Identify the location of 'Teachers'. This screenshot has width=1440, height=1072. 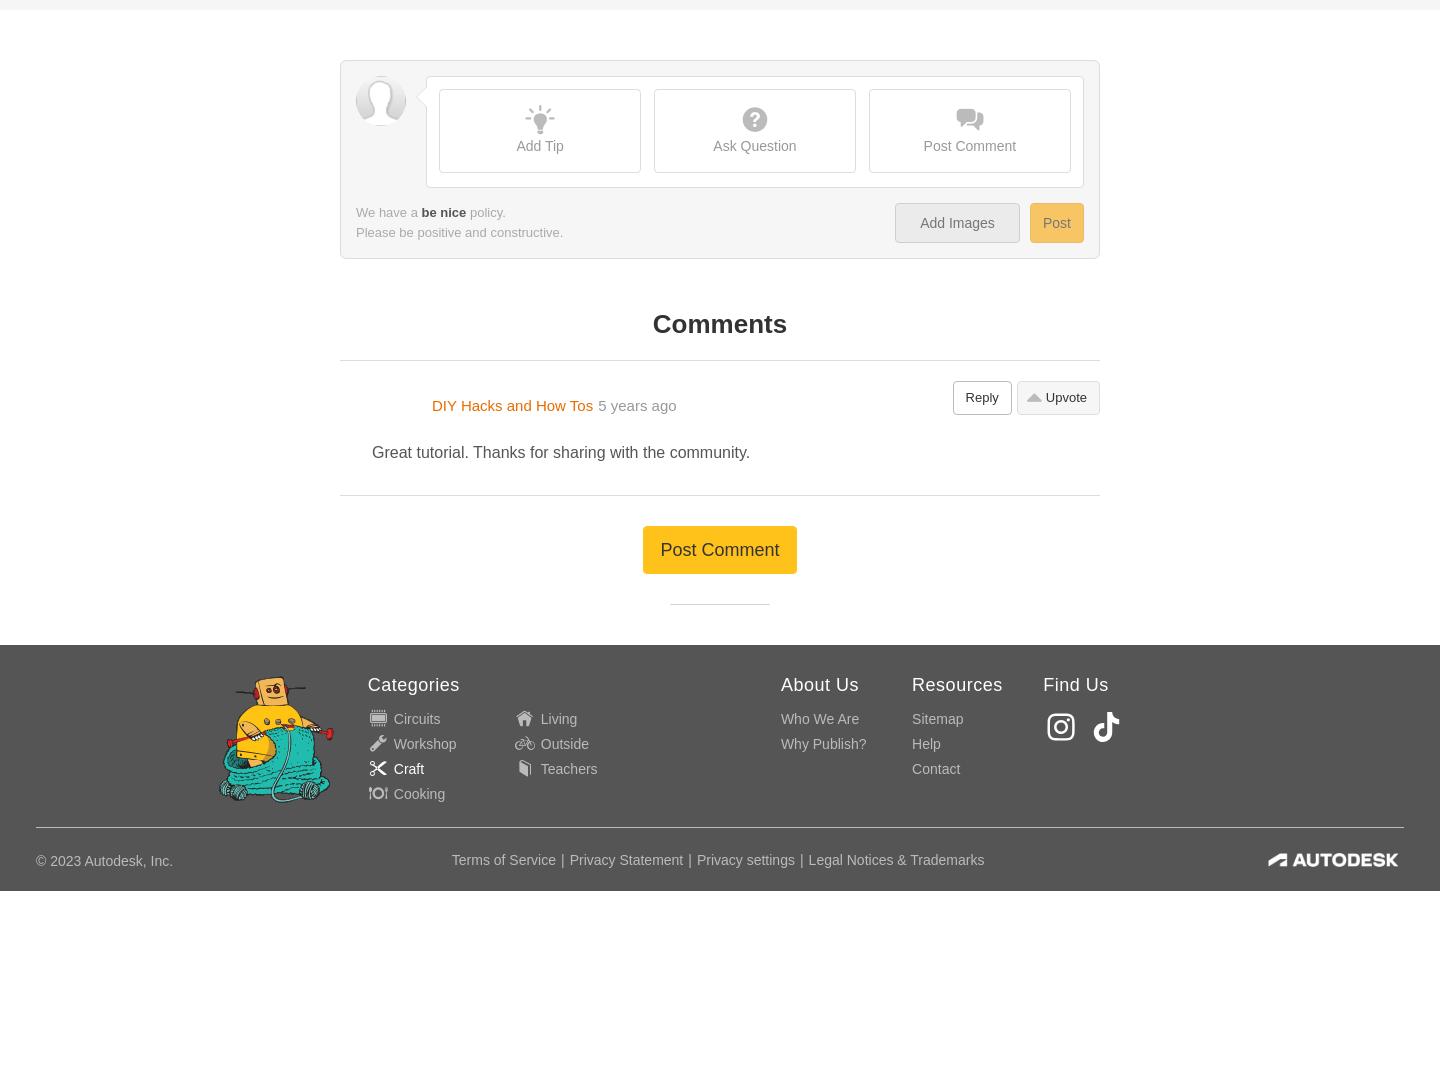
(539, 306).